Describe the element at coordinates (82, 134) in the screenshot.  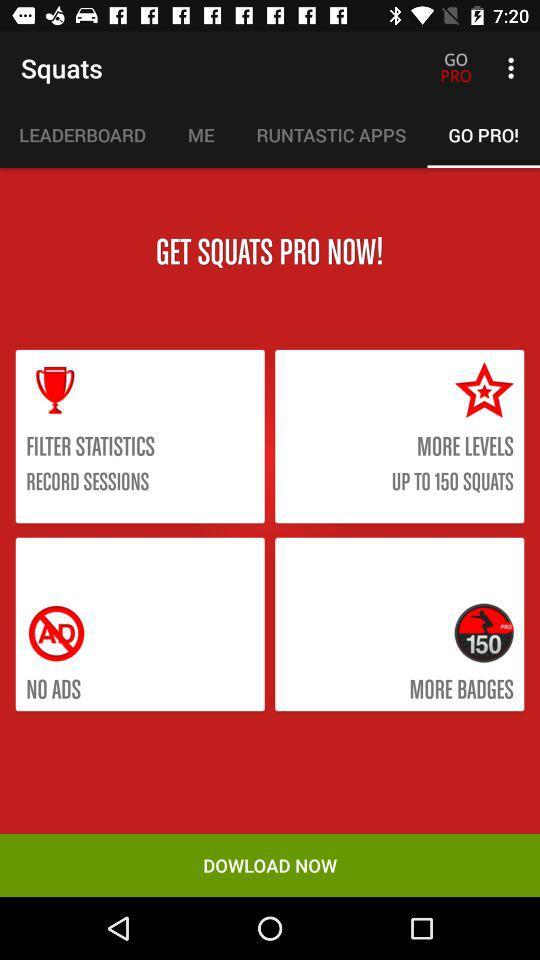
I see `the icon below the squats` at that location.